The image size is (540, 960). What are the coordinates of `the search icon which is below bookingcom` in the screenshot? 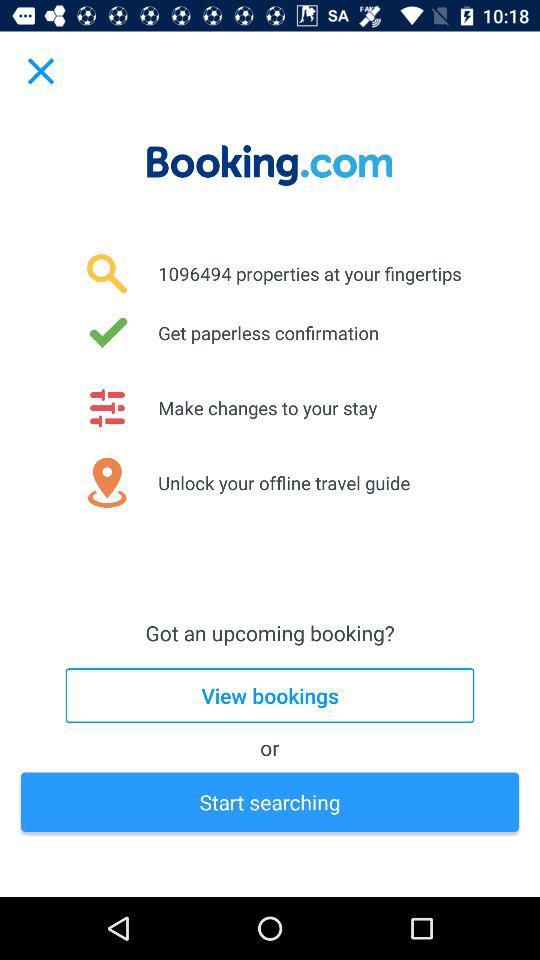 It's located at (107, 272).